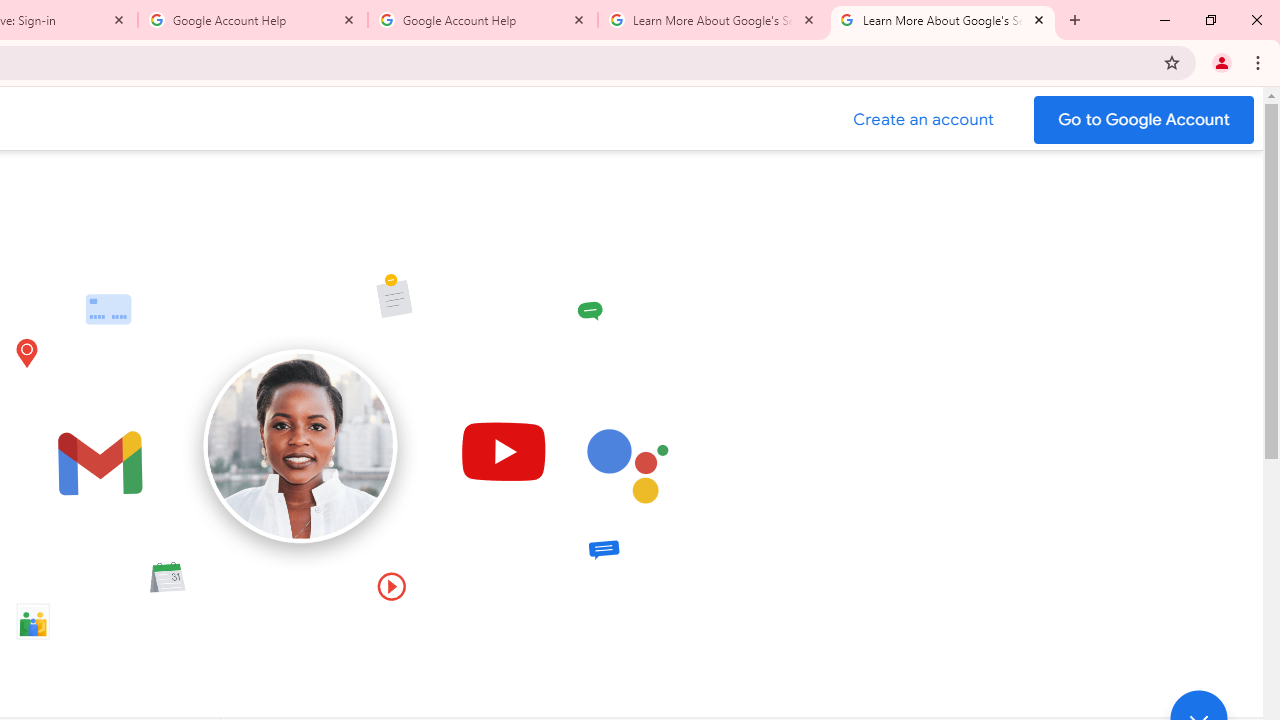  Describe the element at coordinates (923, 119) in the screenshot. I see `'Create a Google Account'` at that location.